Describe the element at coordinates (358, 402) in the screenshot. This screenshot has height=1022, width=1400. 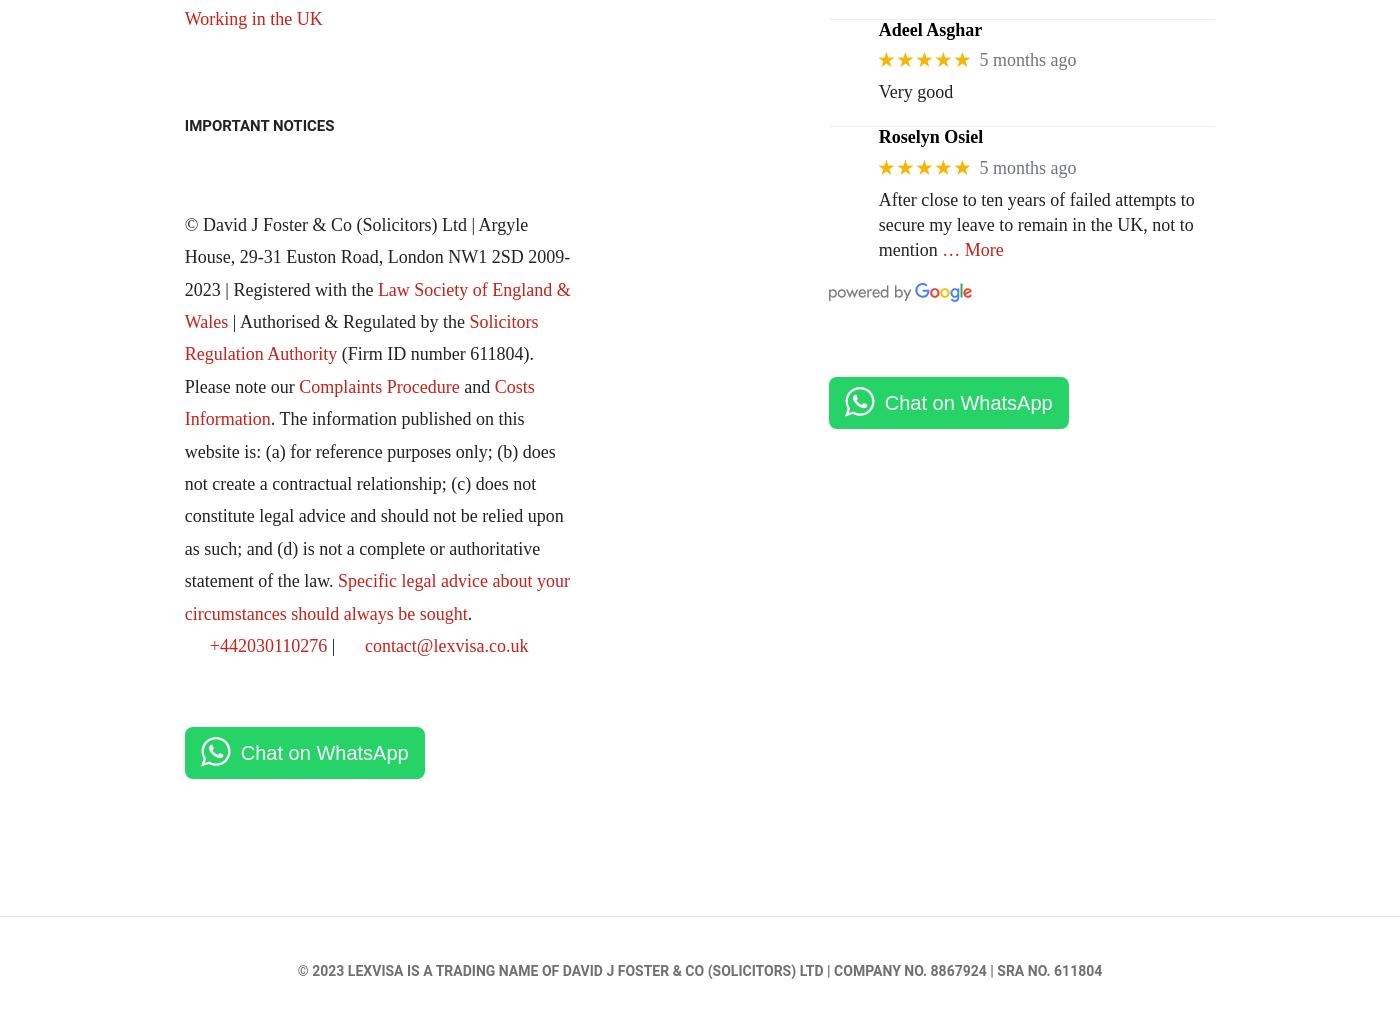
I see `'Costs Information'` at that location.